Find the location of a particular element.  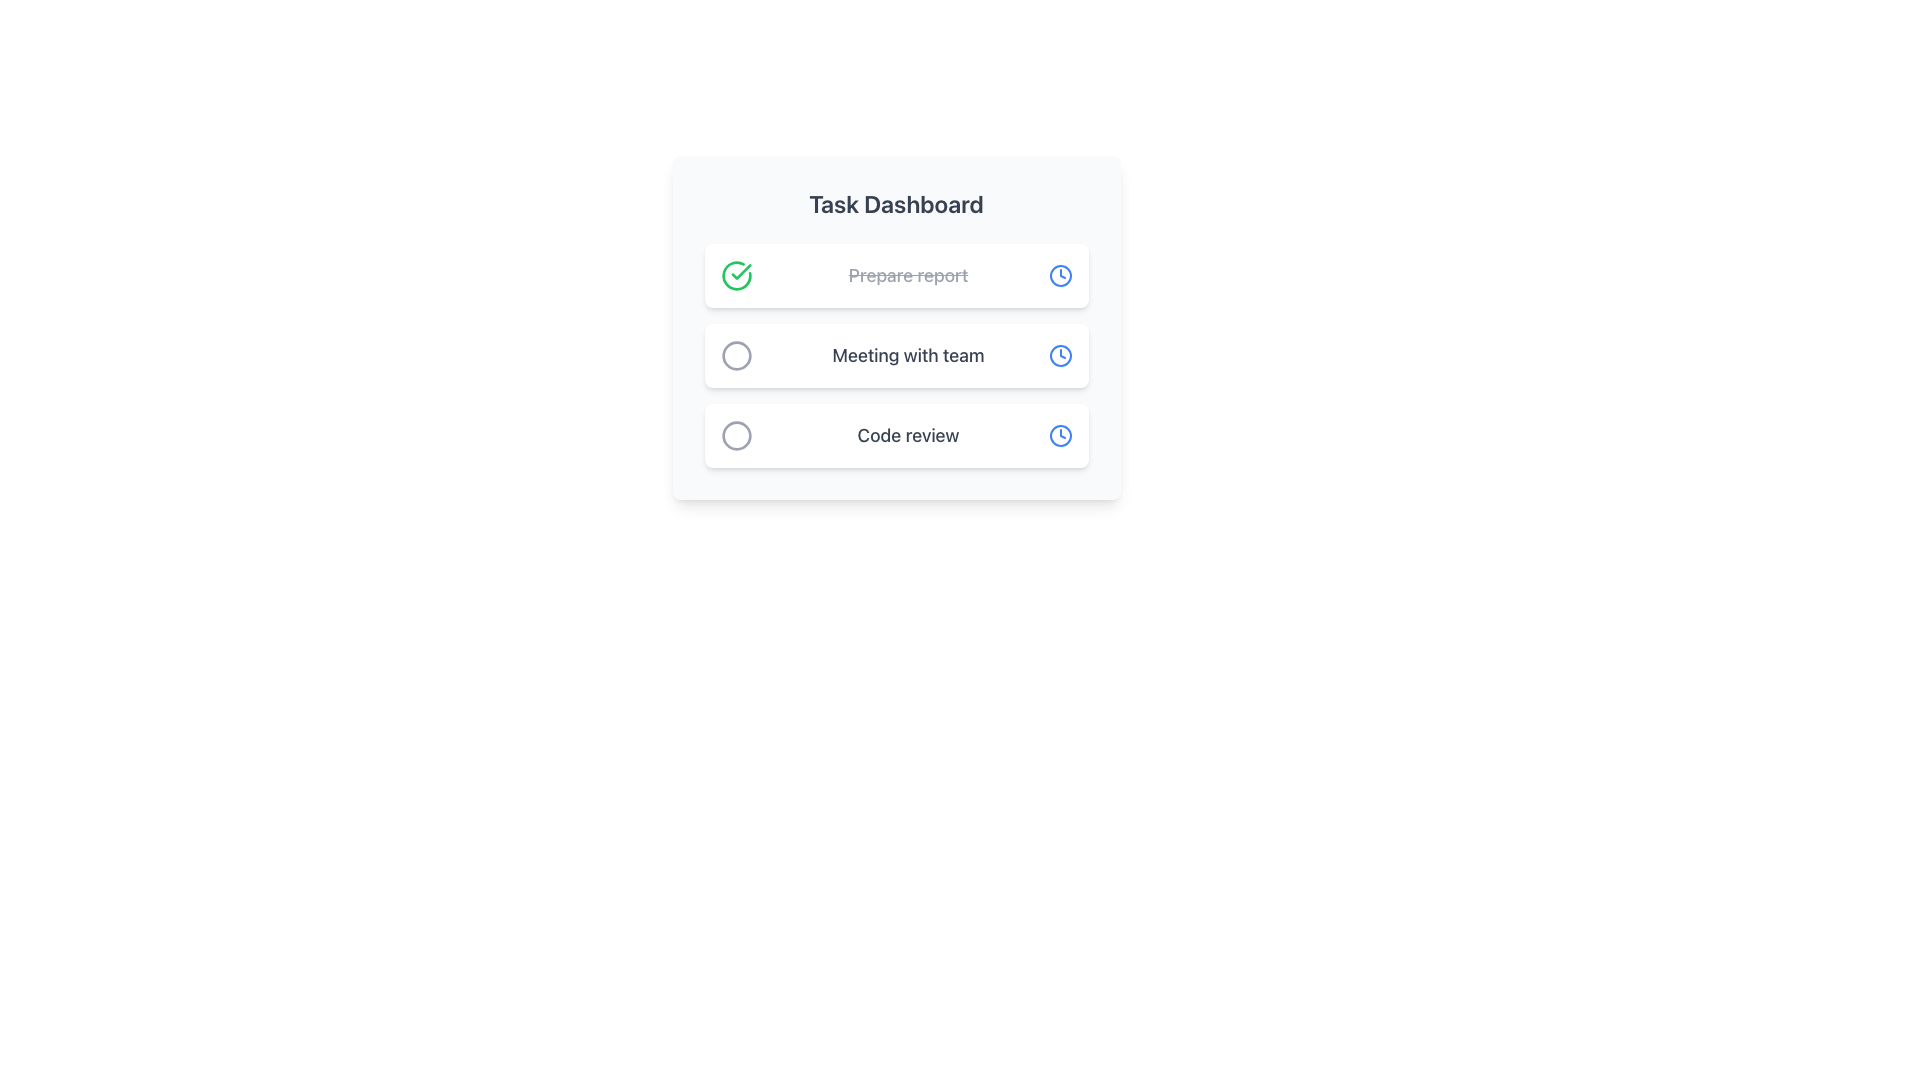

the small blue circular element inside the clock-shaped icon, which is positioned to the right of the 'Meeting with team' text in the task list is located at coordinates (1059, 354).